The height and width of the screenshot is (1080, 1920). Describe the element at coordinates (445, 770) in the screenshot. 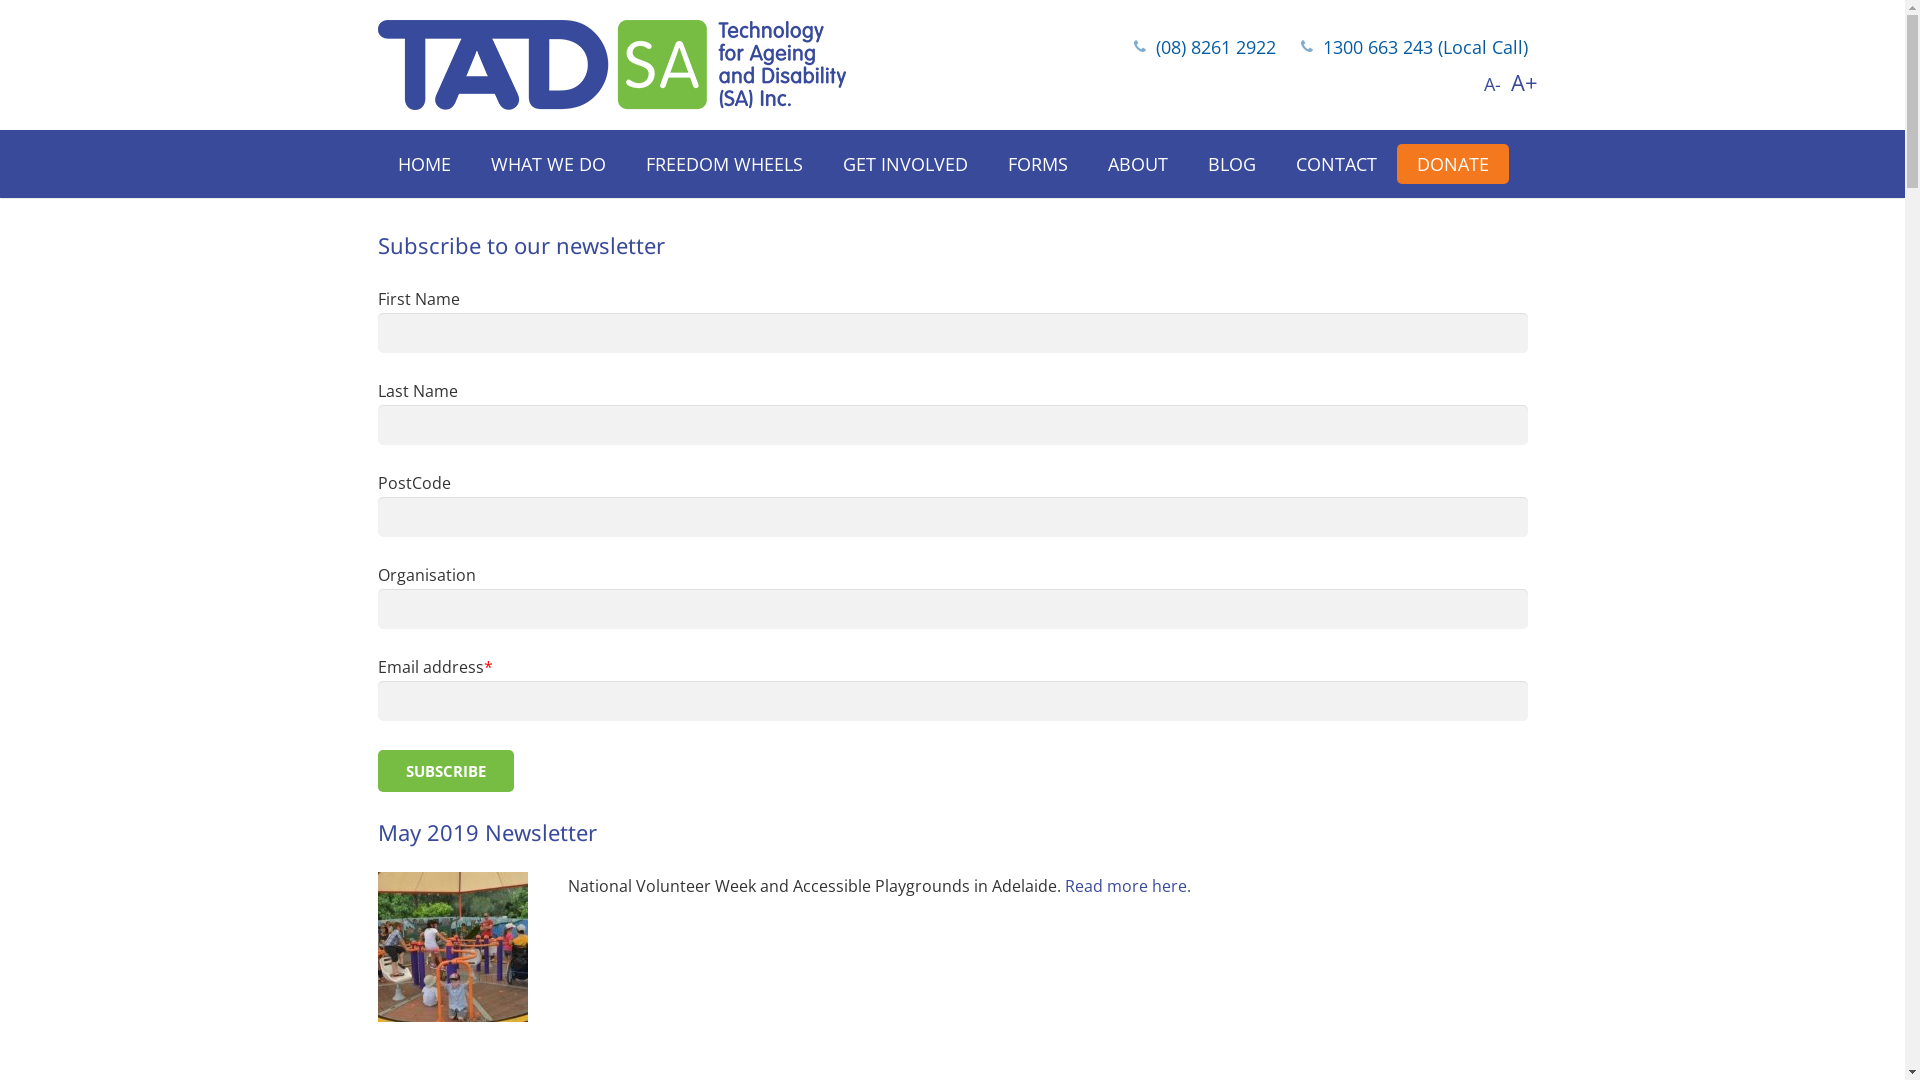

I see `'SUBSCRIBE'` at that location.